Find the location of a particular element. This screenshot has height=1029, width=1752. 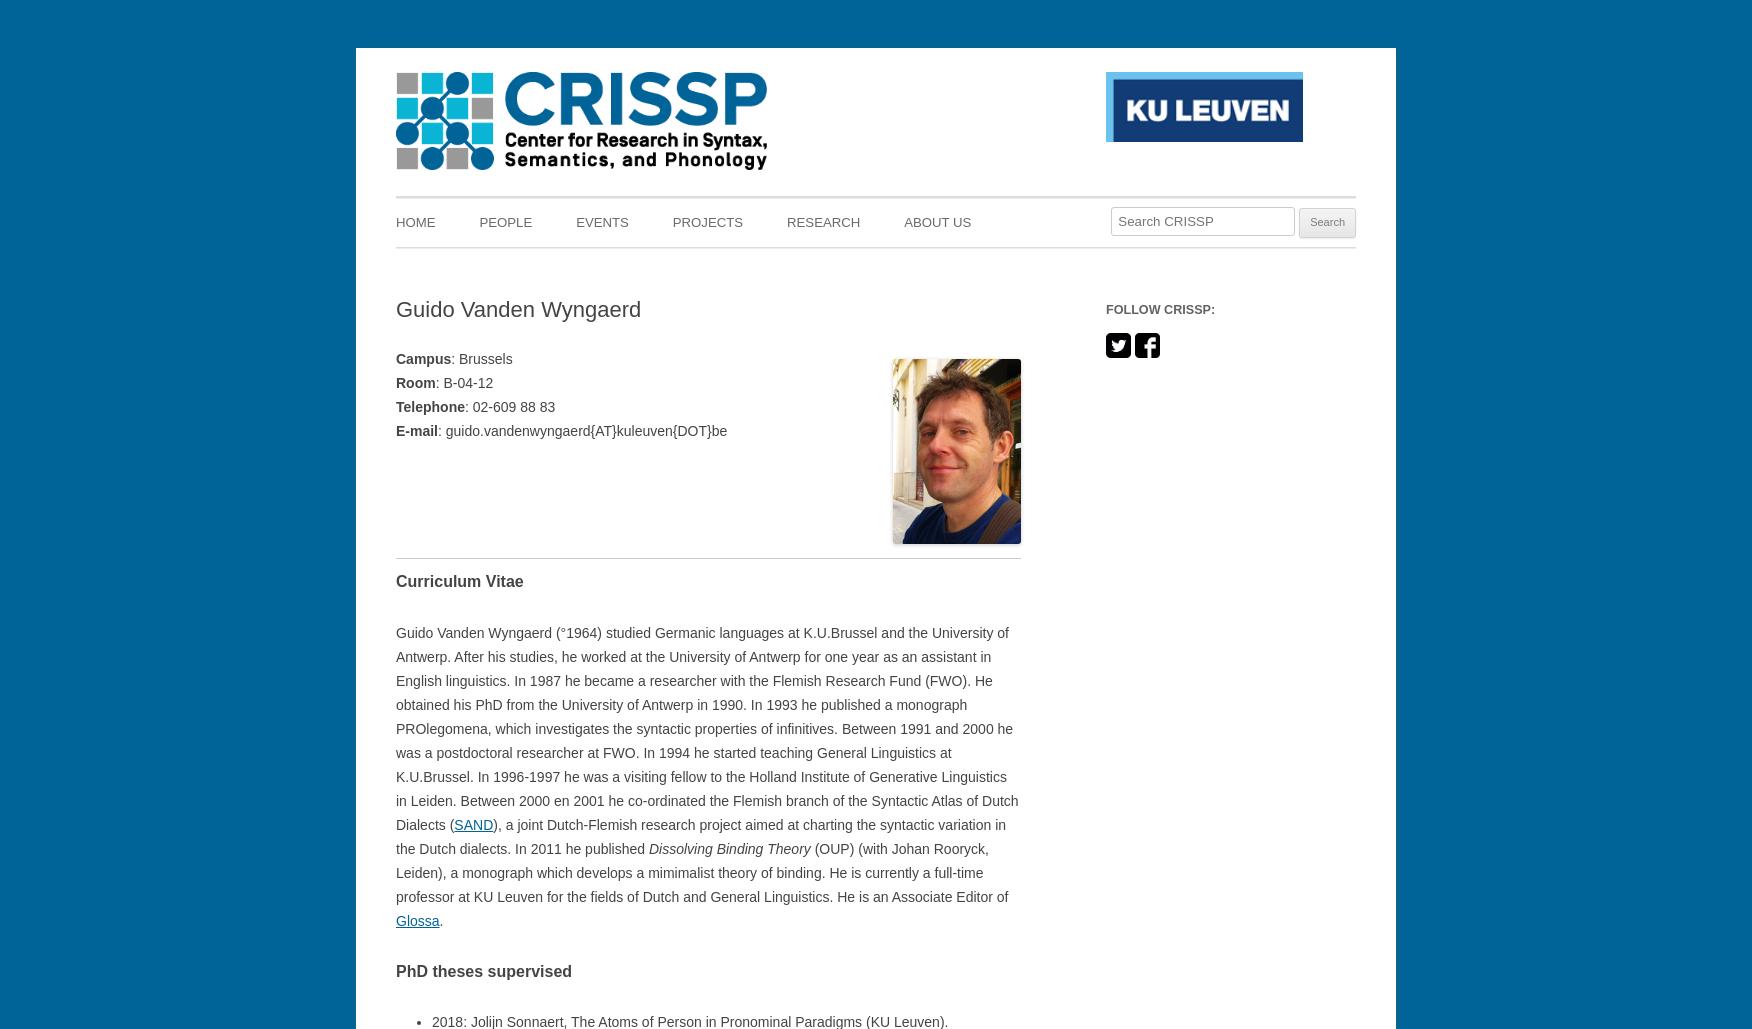

'Glossa' is located at coordinates (416, 920).